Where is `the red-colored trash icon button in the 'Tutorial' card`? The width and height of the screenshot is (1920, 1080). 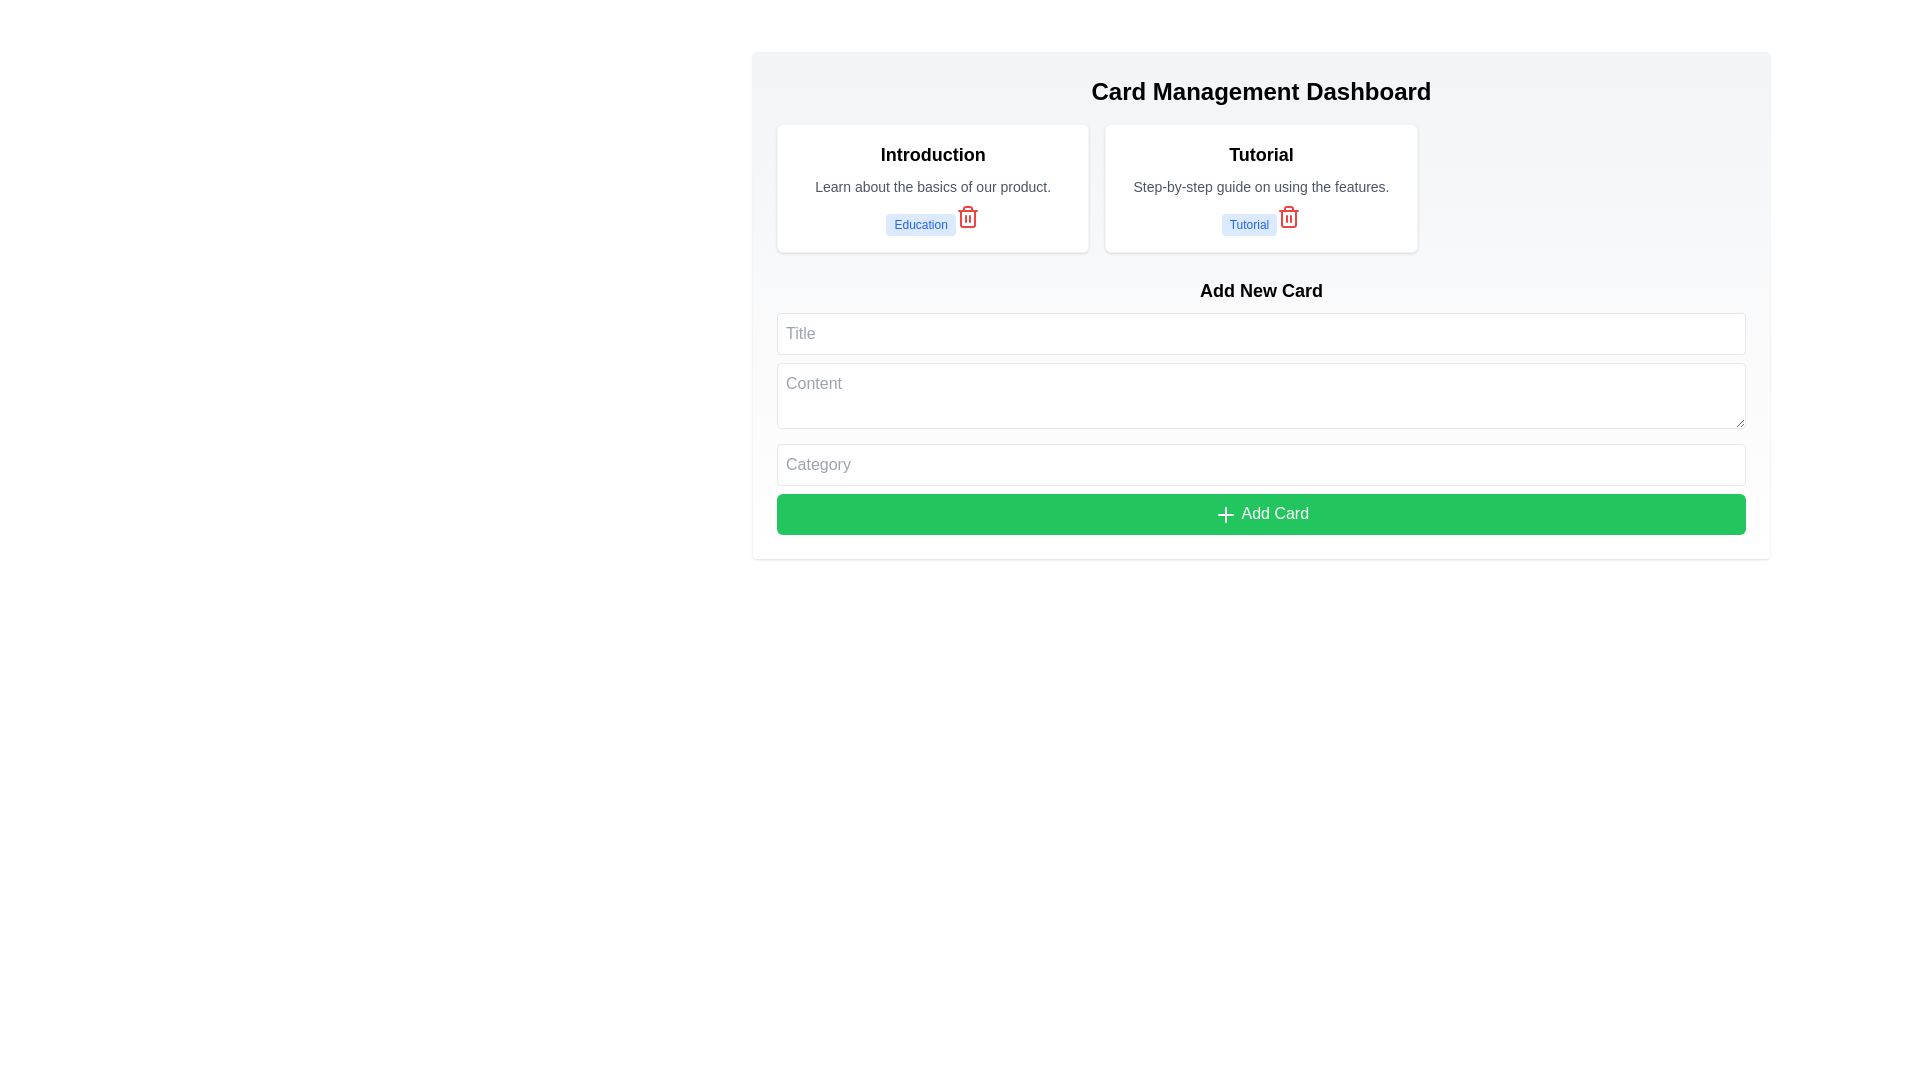
the red-colored trash icon button in the 'Tutorial' card is located at coordinates (1289, 216).